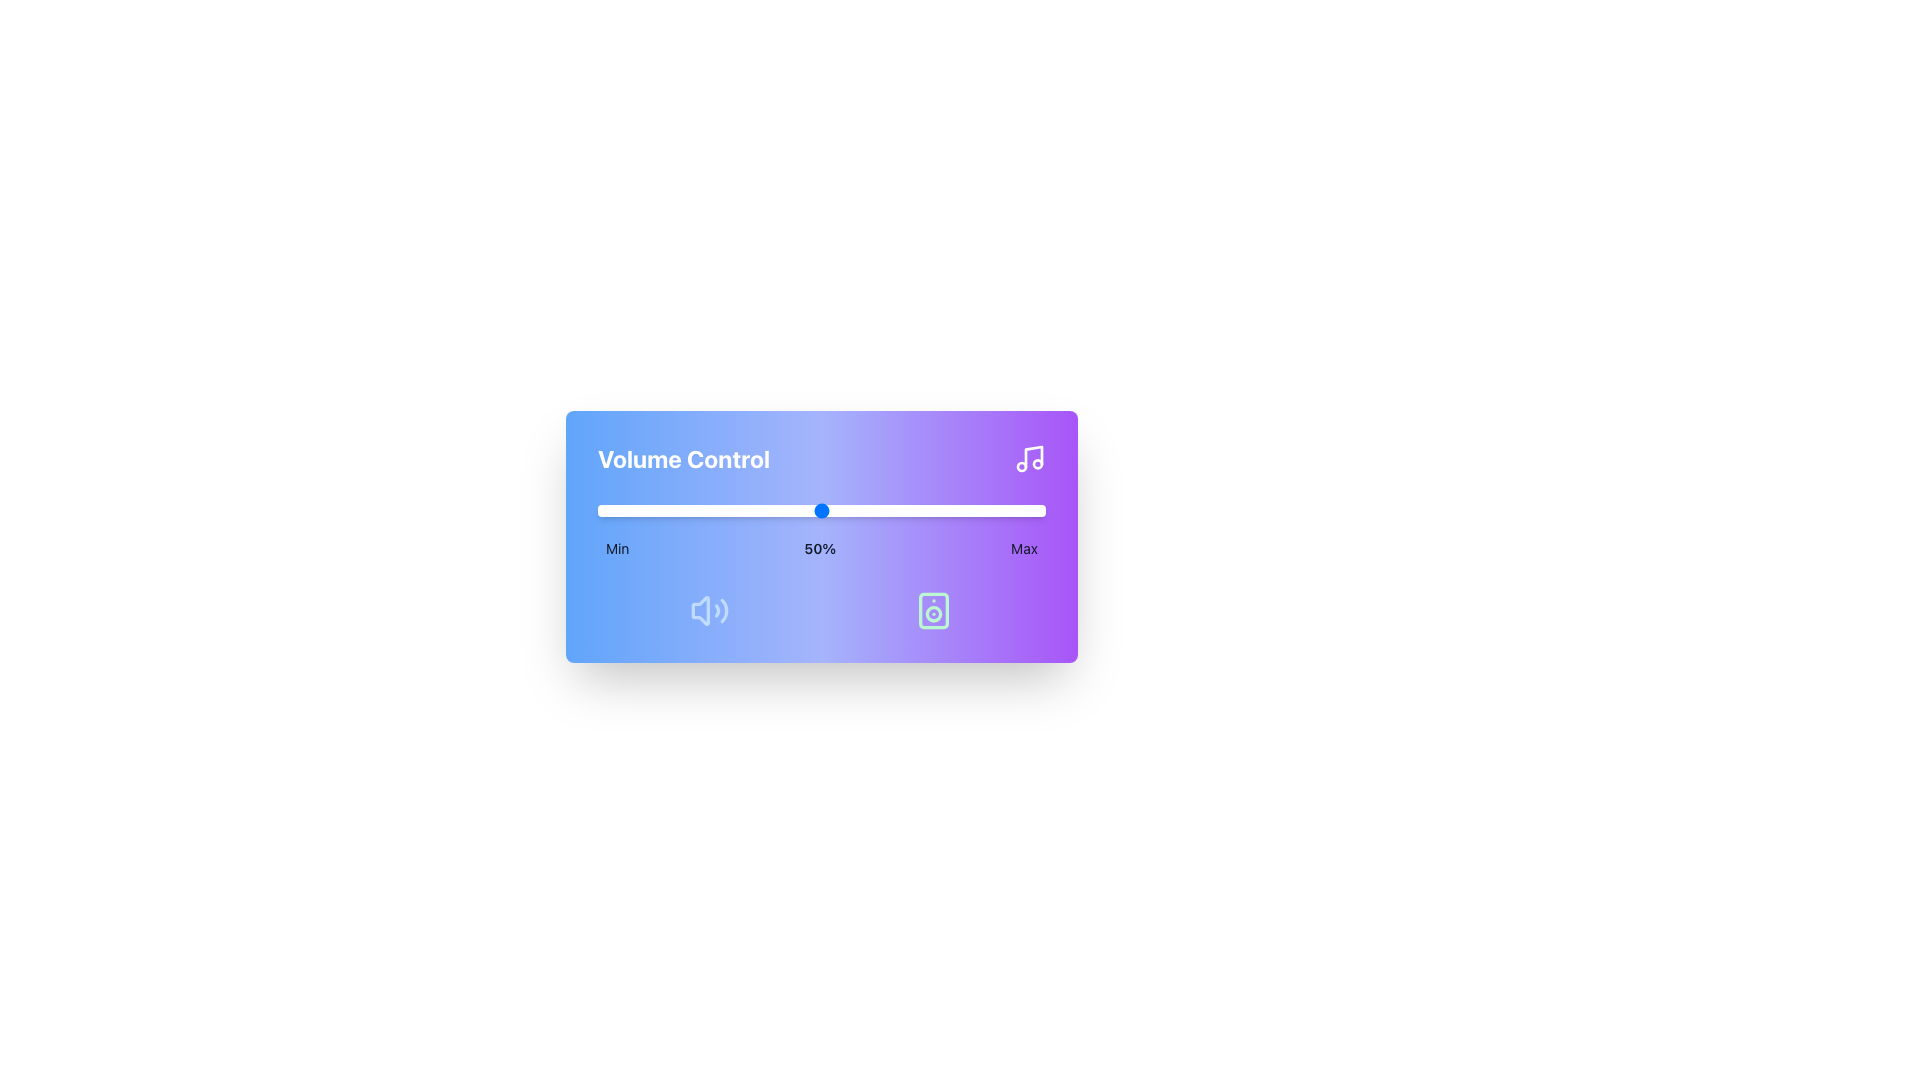 The image size is (1920, 1080). I want to click on the volume control button located at the bottom center of the interface, which is the first icon from the left among three evenly spaced icons, so click(710, 609).